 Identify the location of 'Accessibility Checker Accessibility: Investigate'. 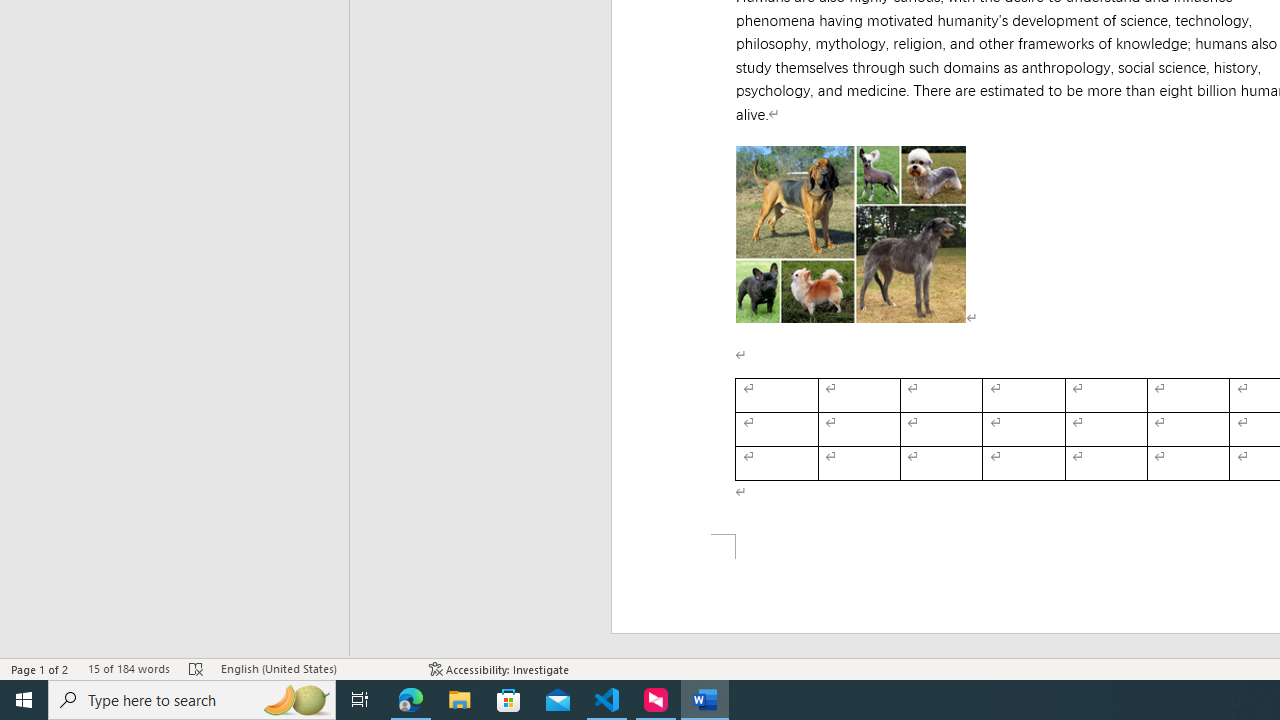
(499, 669).